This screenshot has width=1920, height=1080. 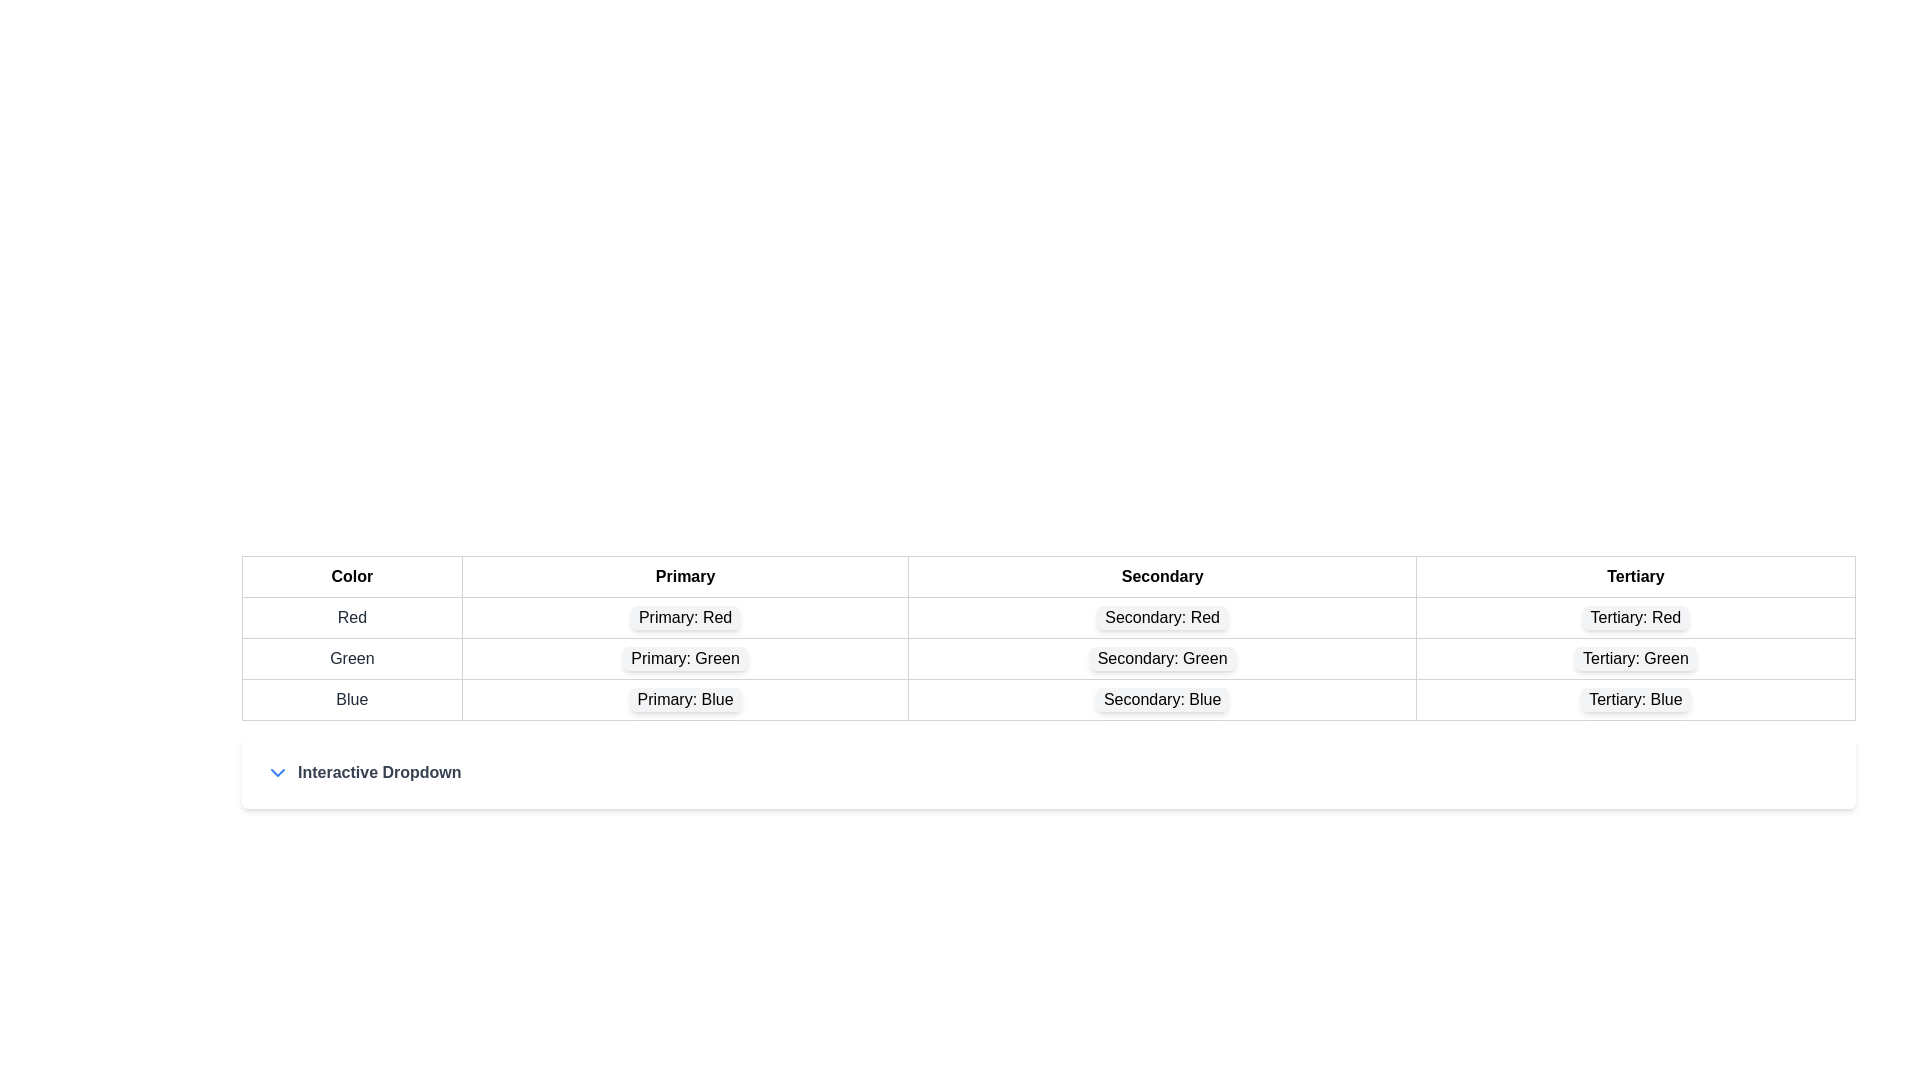 What do you see at coordinates (1635, 698) in the screenshot?
I see `the 'Tertiary' category label indicating 'Blue' in the last row of the table` at bounding box center [1635, 698].